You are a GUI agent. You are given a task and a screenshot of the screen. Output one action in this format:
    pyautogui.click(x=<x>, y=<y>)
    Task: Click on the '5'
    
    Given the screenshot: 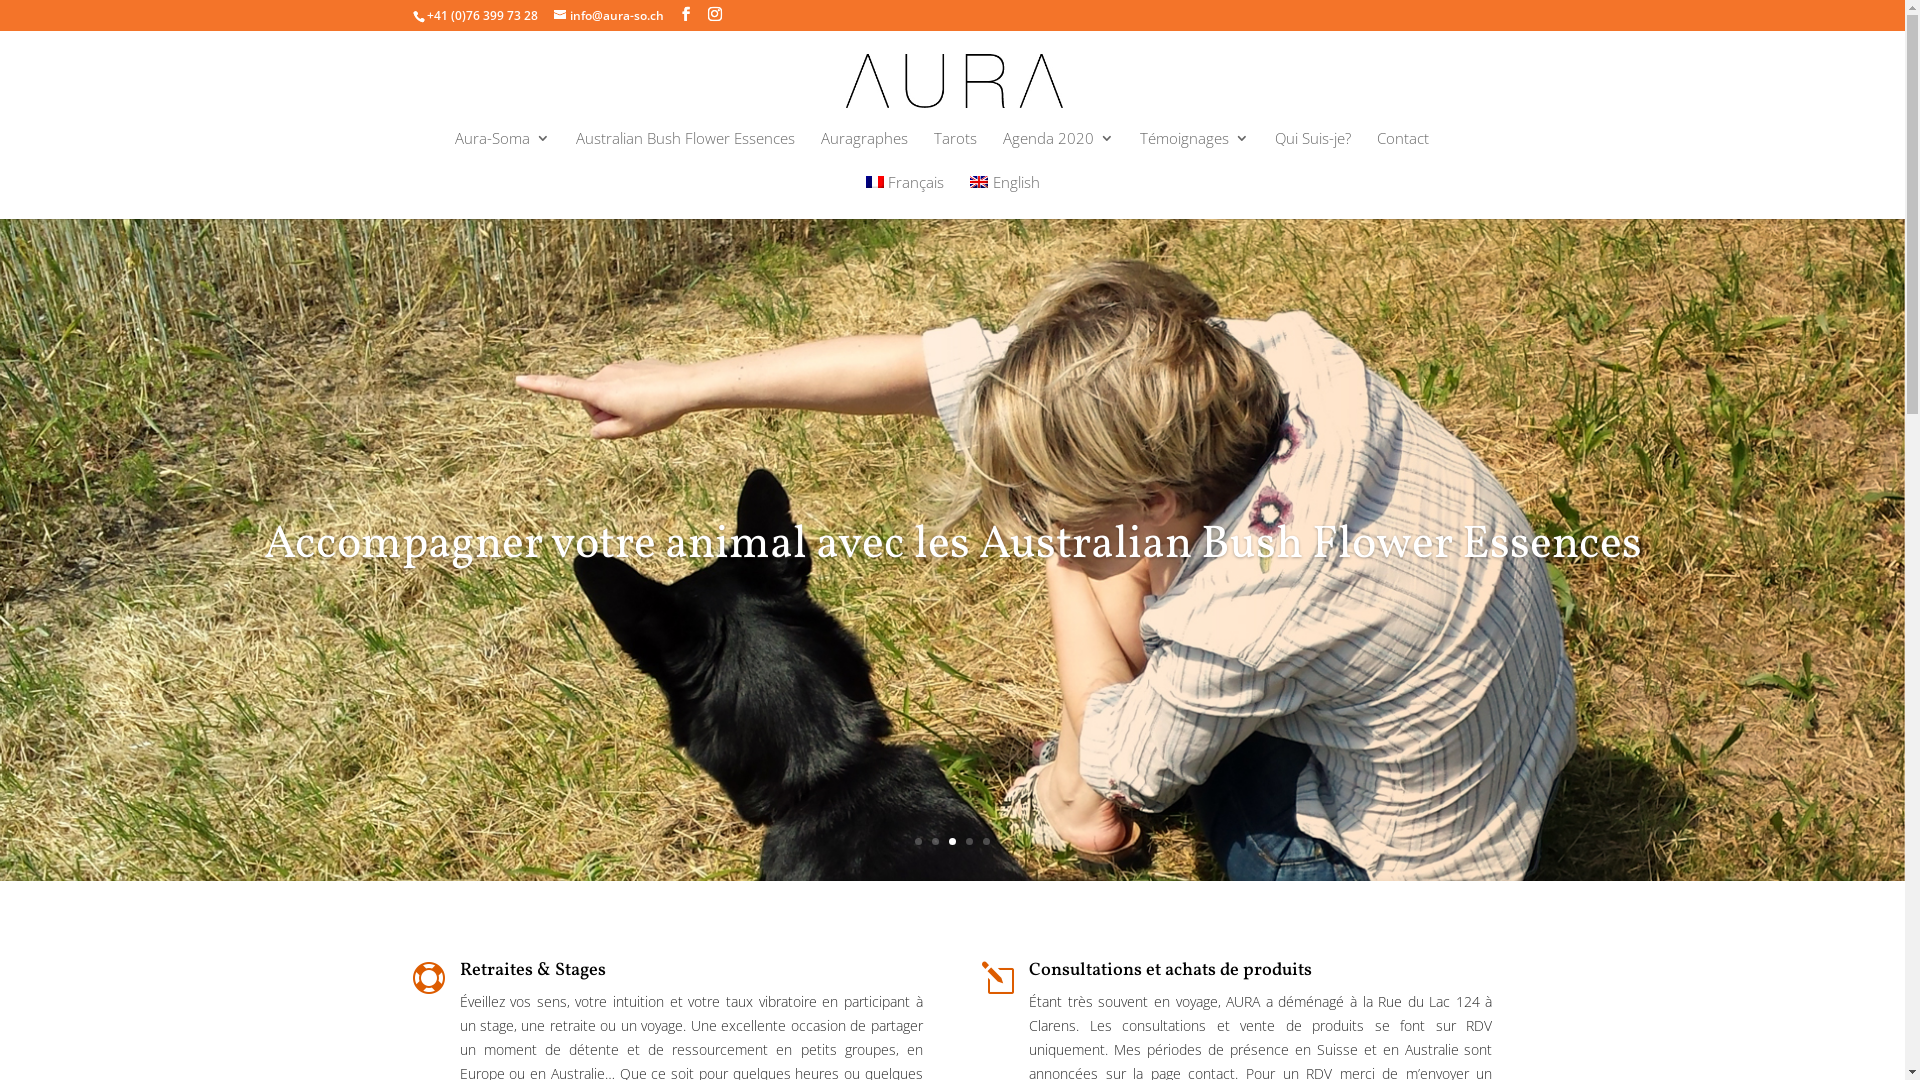 What is the action you would take?
    pyautogui.click(x=986, y=841)
    